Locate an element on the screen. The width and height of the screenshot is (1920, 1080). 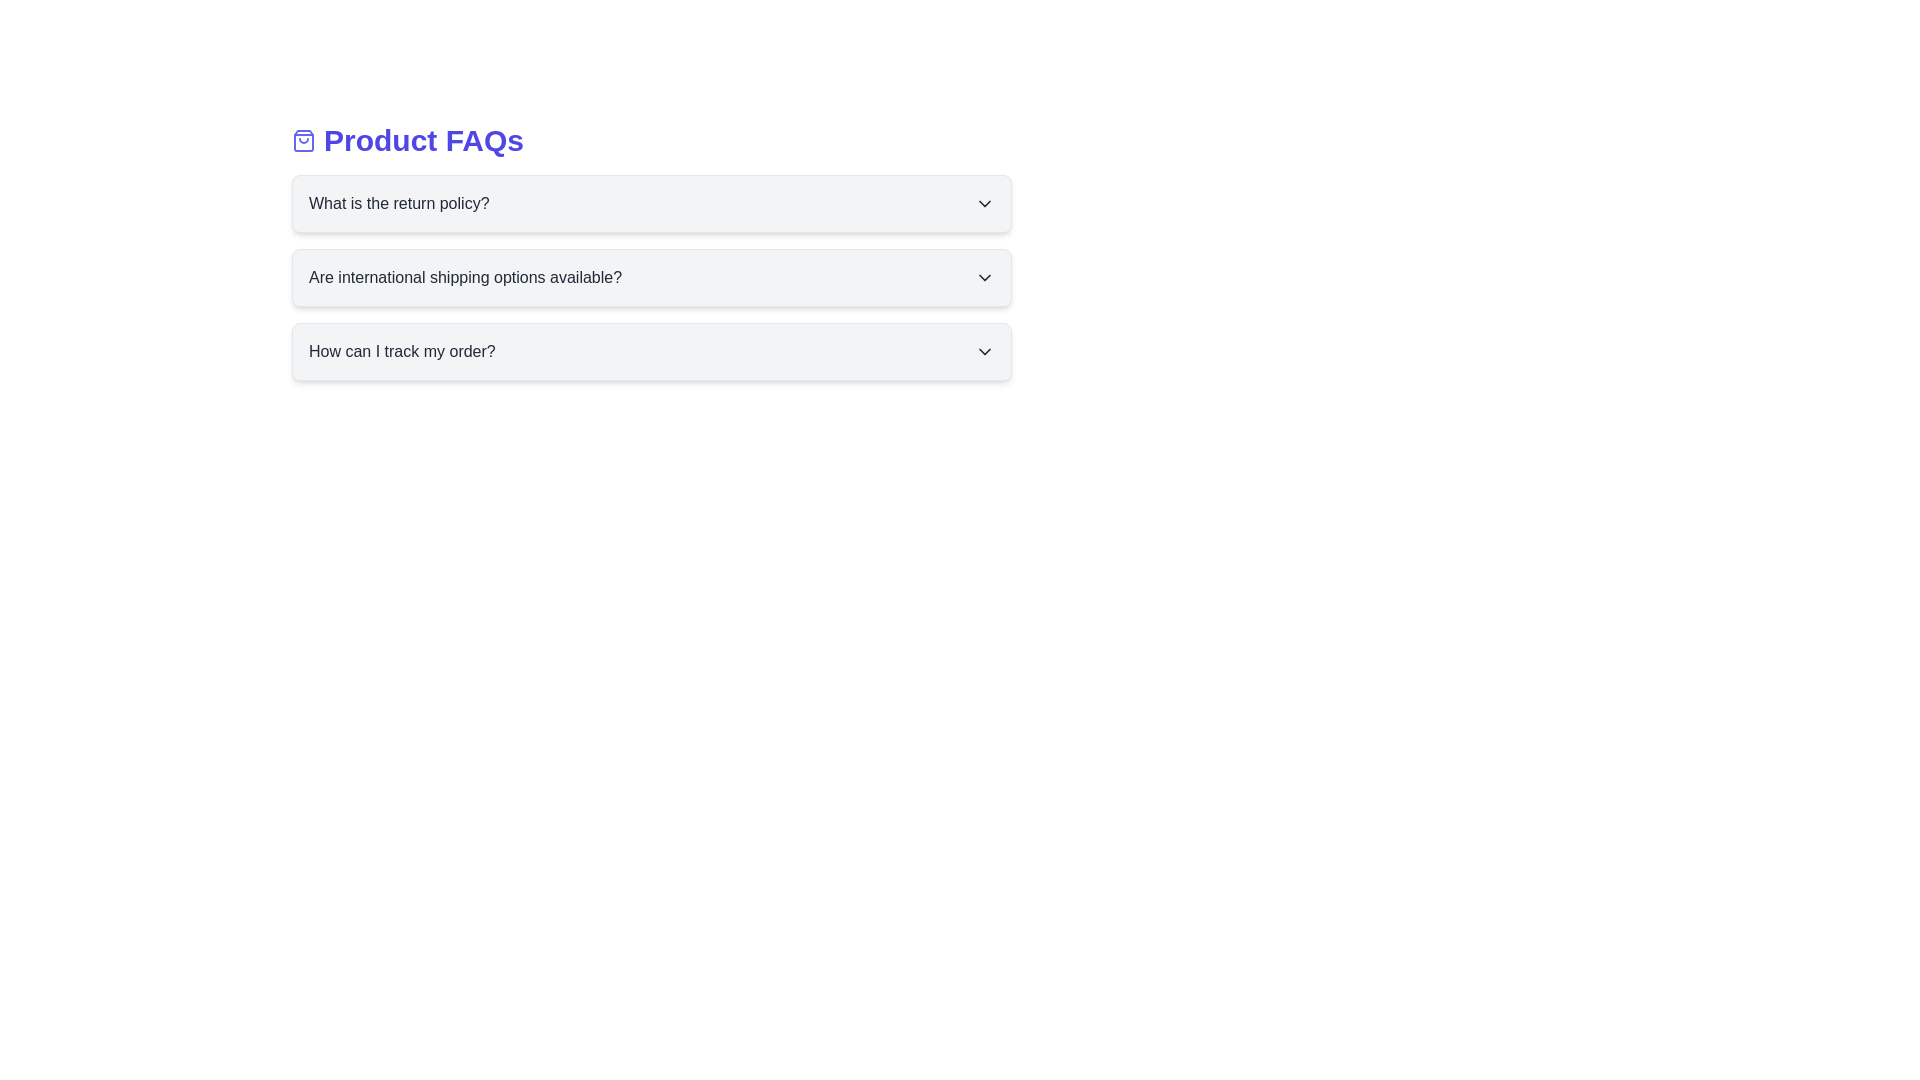
the chevron icon located at the right edge of the second FAQ item titled 'Are international shipping options available?' to potentially trigger a tooltip or visual effect is located at coordinates (984, 277).